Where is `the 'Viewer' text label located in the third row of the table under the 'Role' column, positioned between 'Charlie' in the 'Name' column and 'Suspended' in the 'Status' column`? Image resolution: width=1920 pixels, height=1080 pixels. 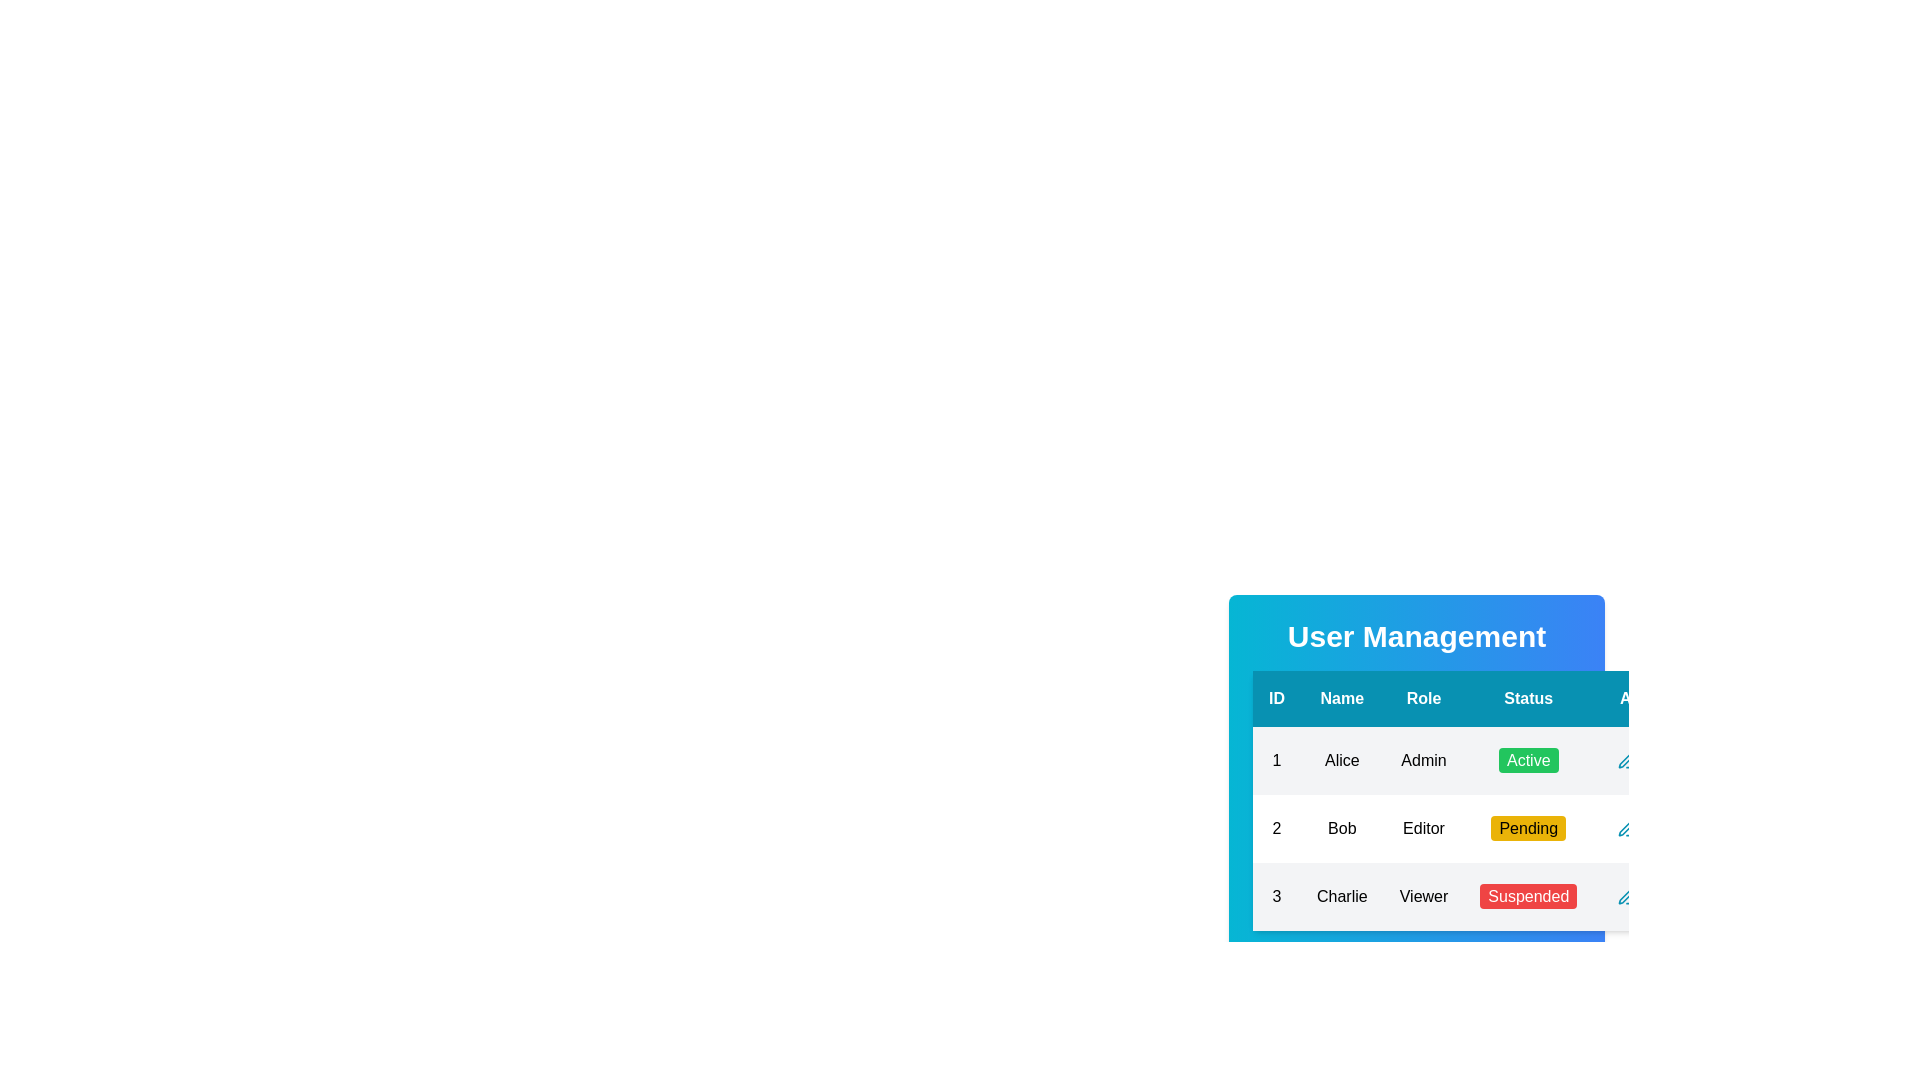 the 'Viewer' text label located in the third row of the table under the 'Role' column, positioned between 'Charlie' in the 'Name' column and 'Suspended' in the 'Status' column is located at coordinates (1423, 896).